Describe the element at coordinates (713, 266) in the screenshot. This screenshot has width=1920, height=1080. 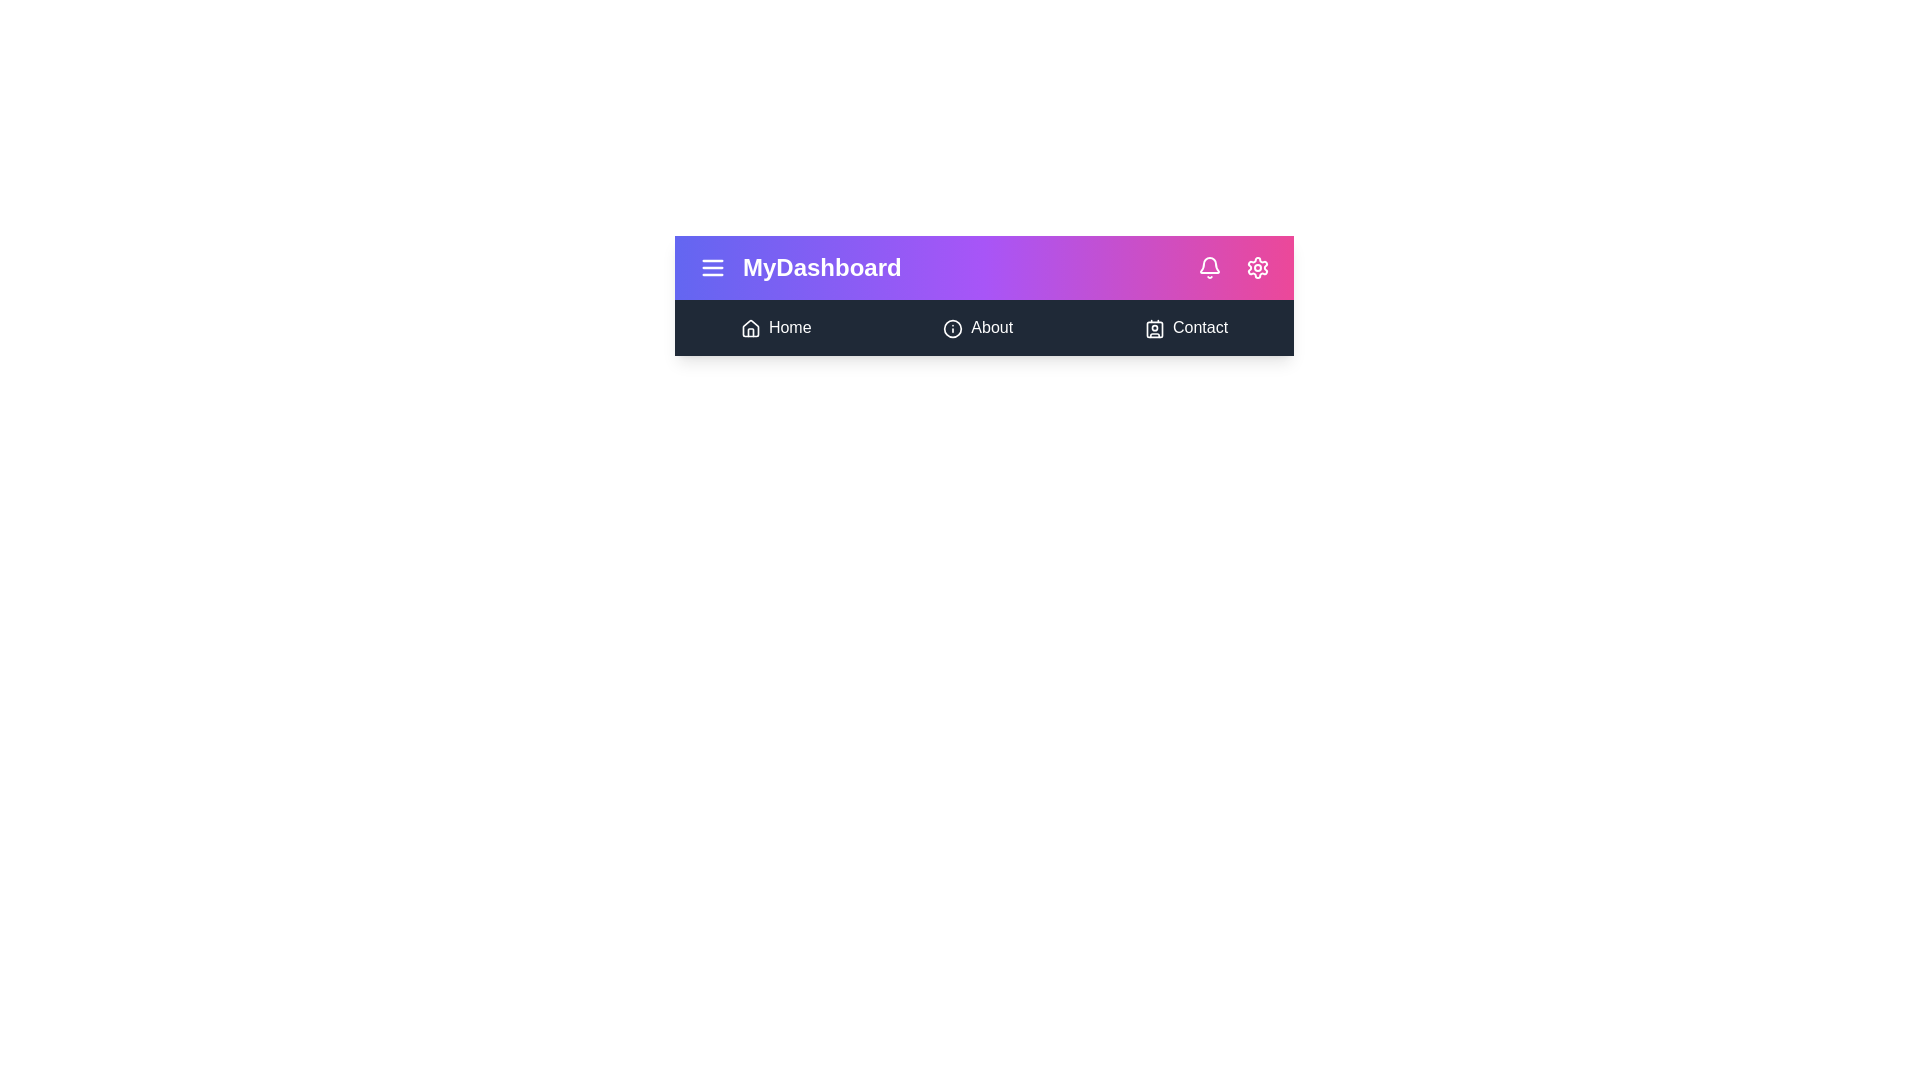
I see `the menu icon to toggle the menu visibility` at that location.